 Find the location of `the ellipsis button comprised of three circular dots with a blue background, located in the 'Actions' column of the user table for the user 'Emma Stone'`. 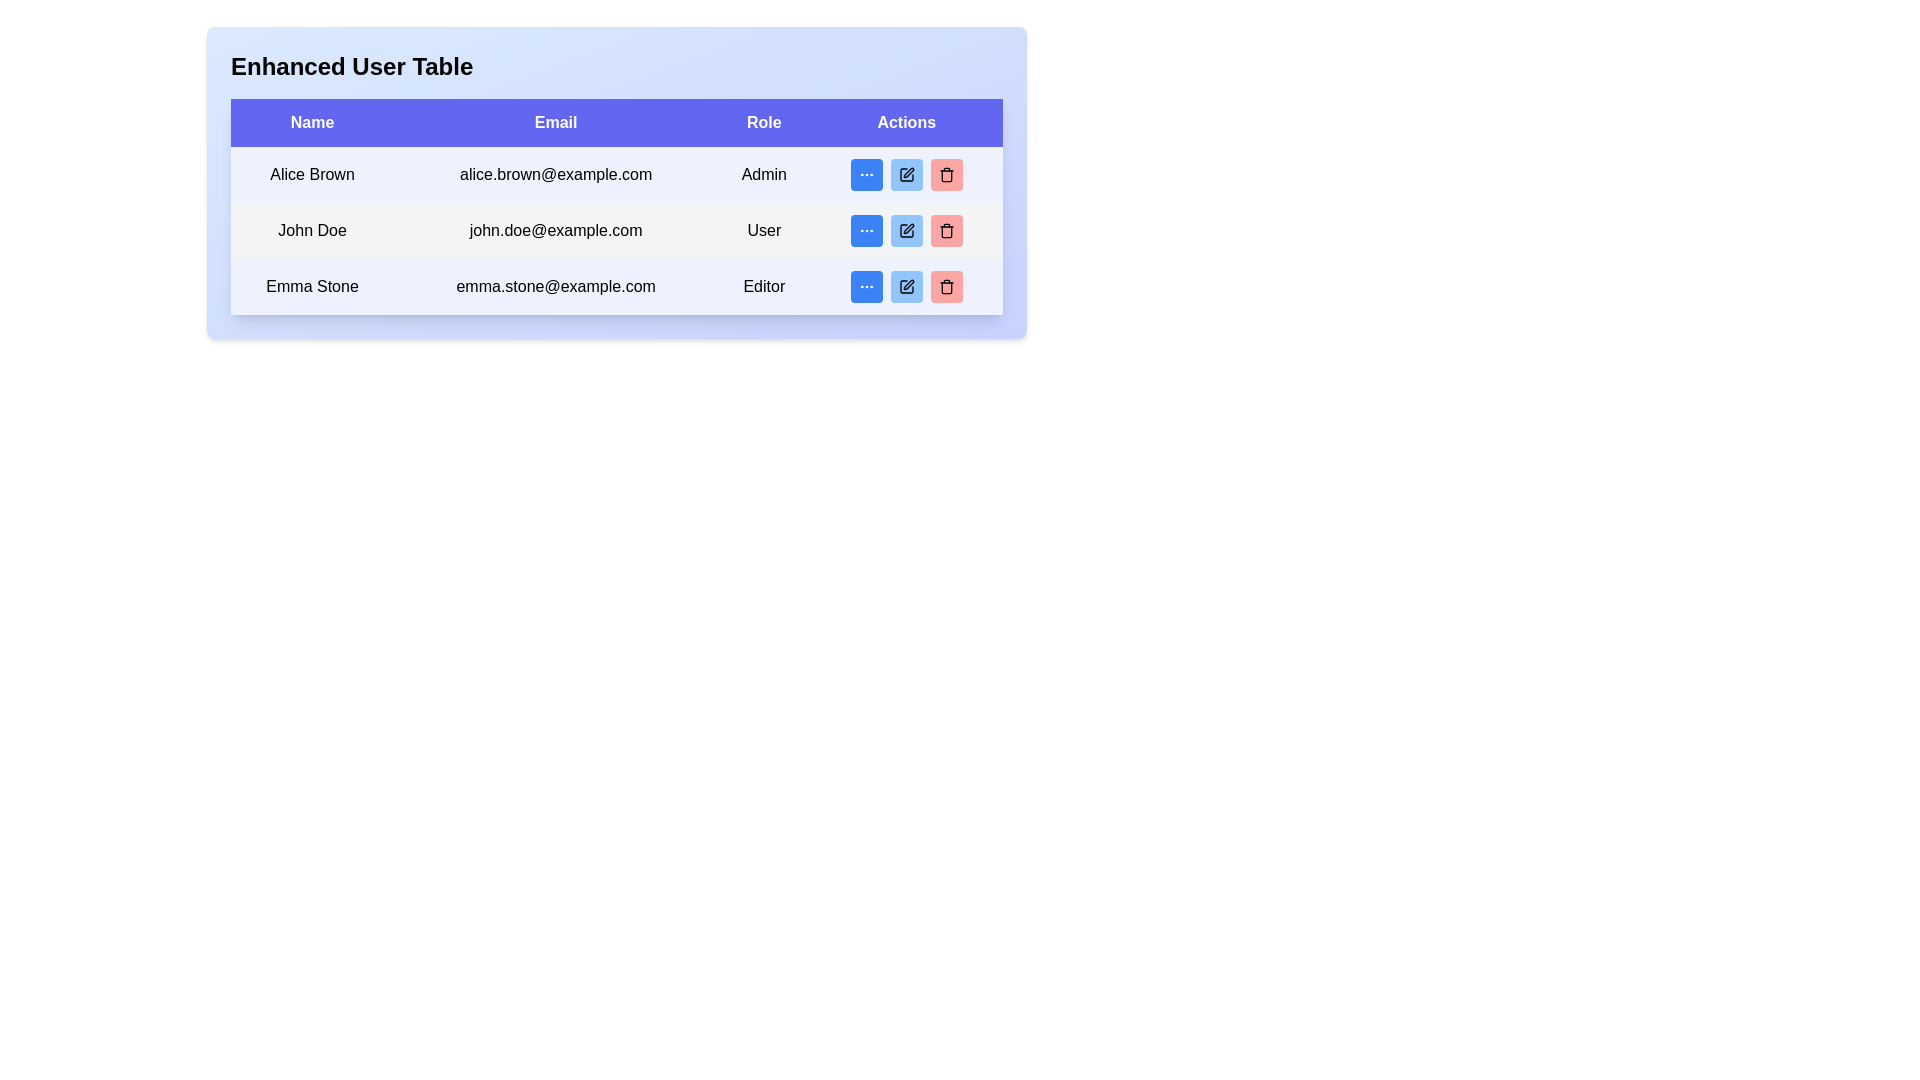

the ellipsis button comprised of three circular dots with a blue background, located in the 'Actions' column of the user table for the user 'Emma Stone' is located at coordinates (866, 286).